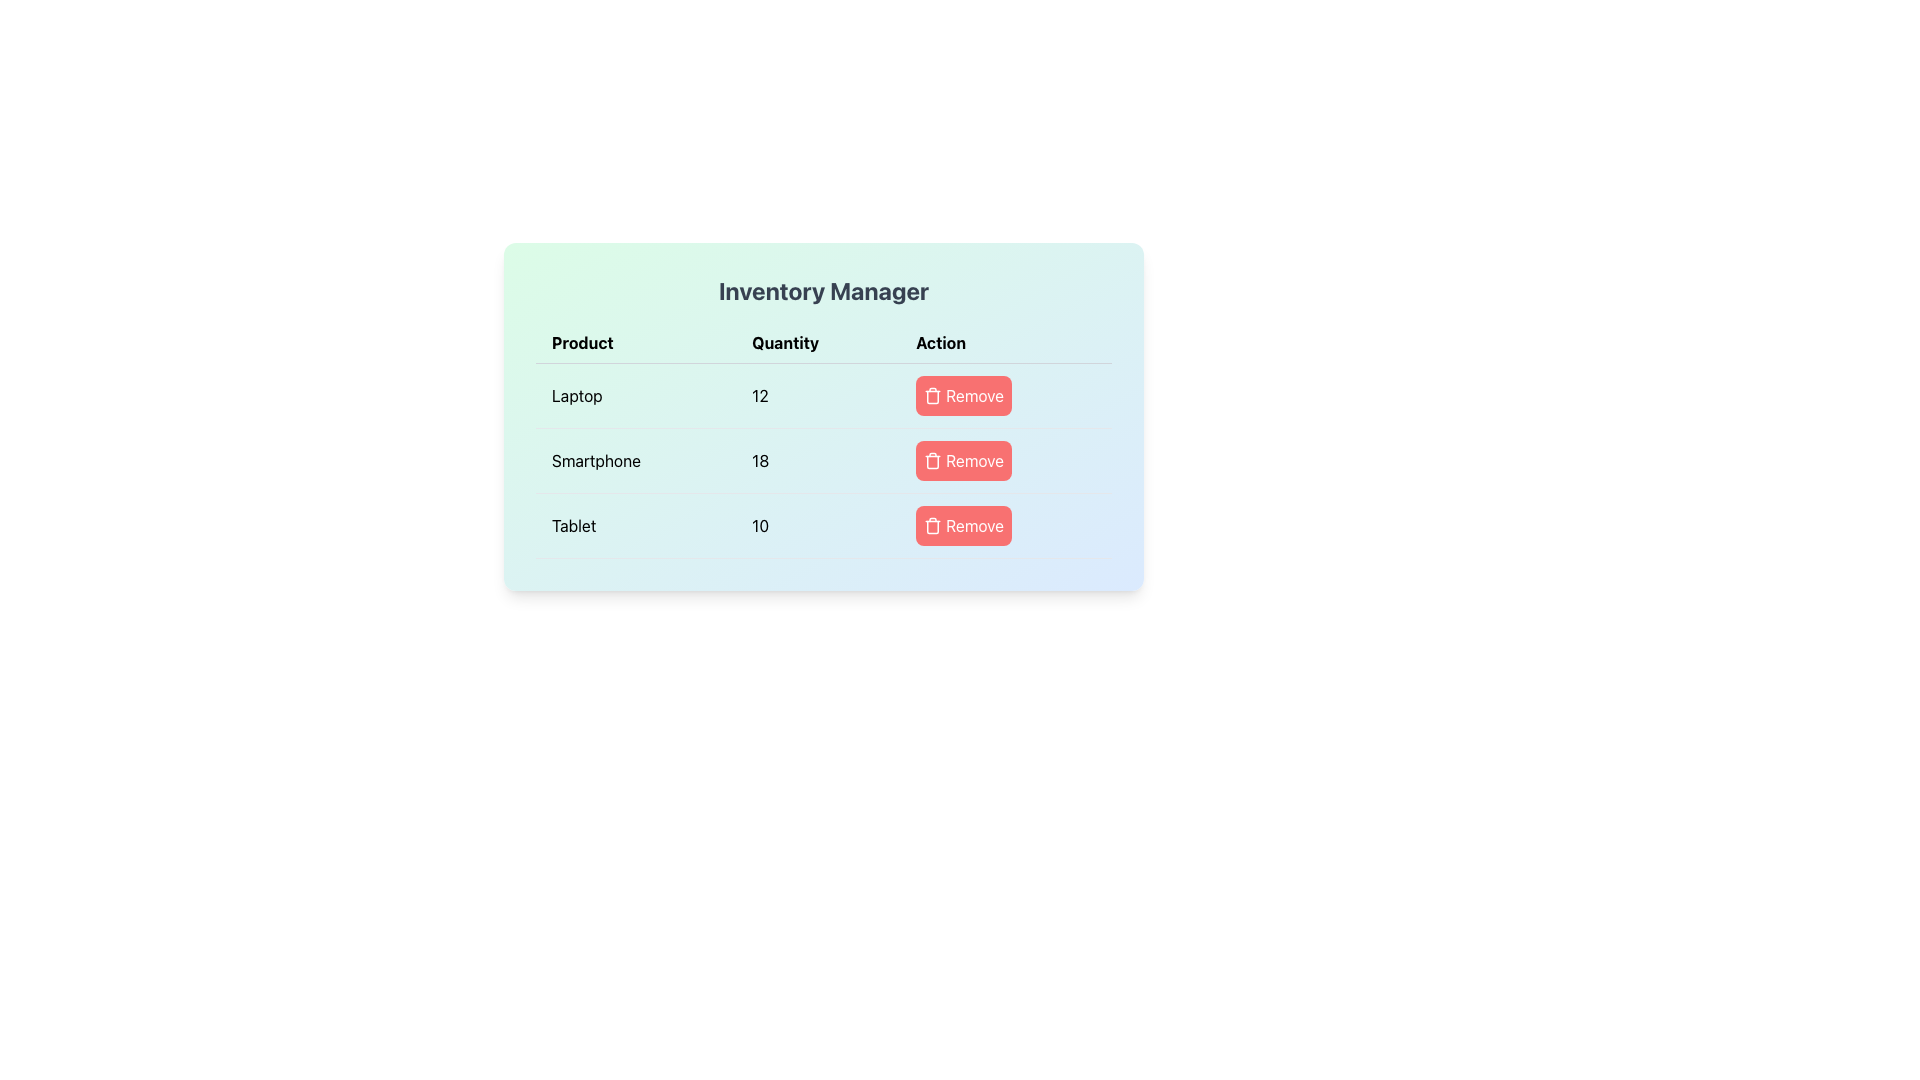 Image resolution: width=1920 pixels, height=1080 pixels. What do you see at coordinates (824, 396) in the screenshot?
I see `the quantity of the first inventory item in the table row labeled 'Laptop', which is displayed in the second column as '12'` at bounding box center [824, 396].